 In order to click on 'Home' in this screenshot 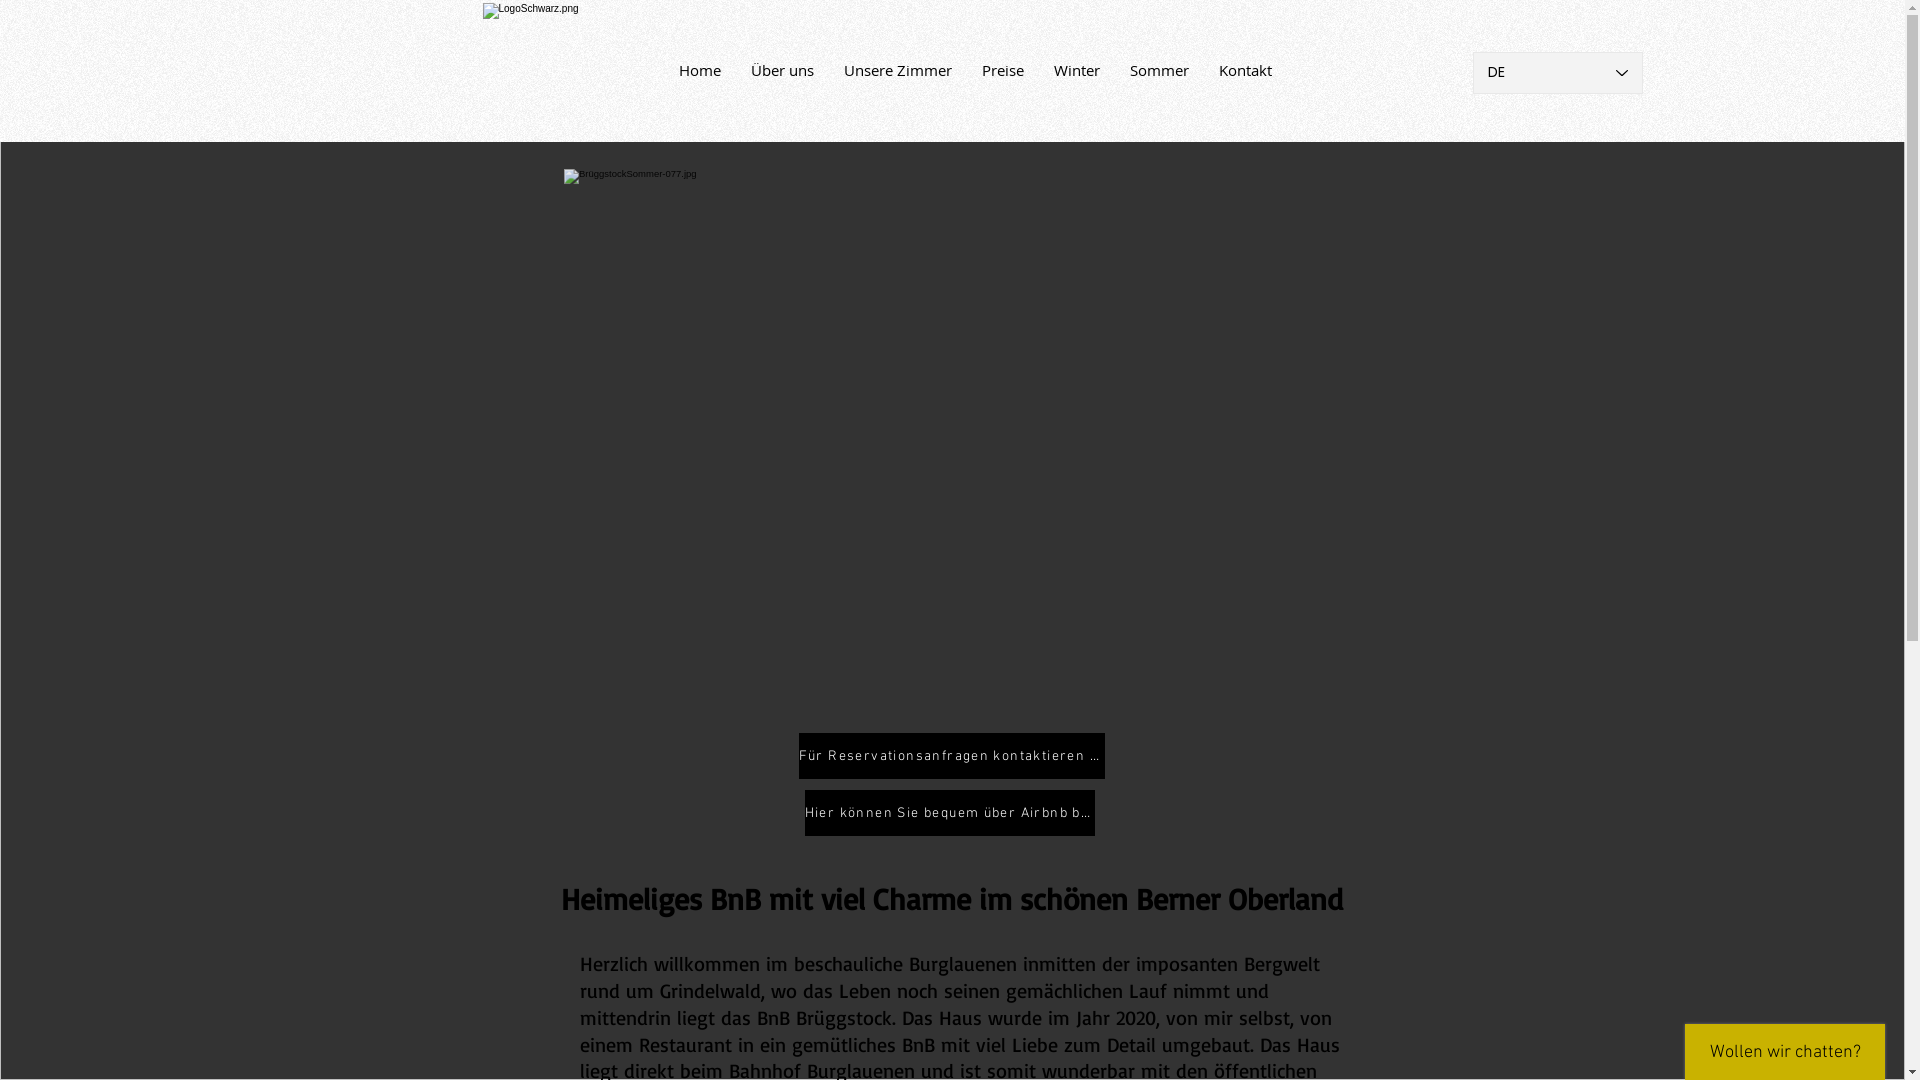, I will do `click(700, 68)`.